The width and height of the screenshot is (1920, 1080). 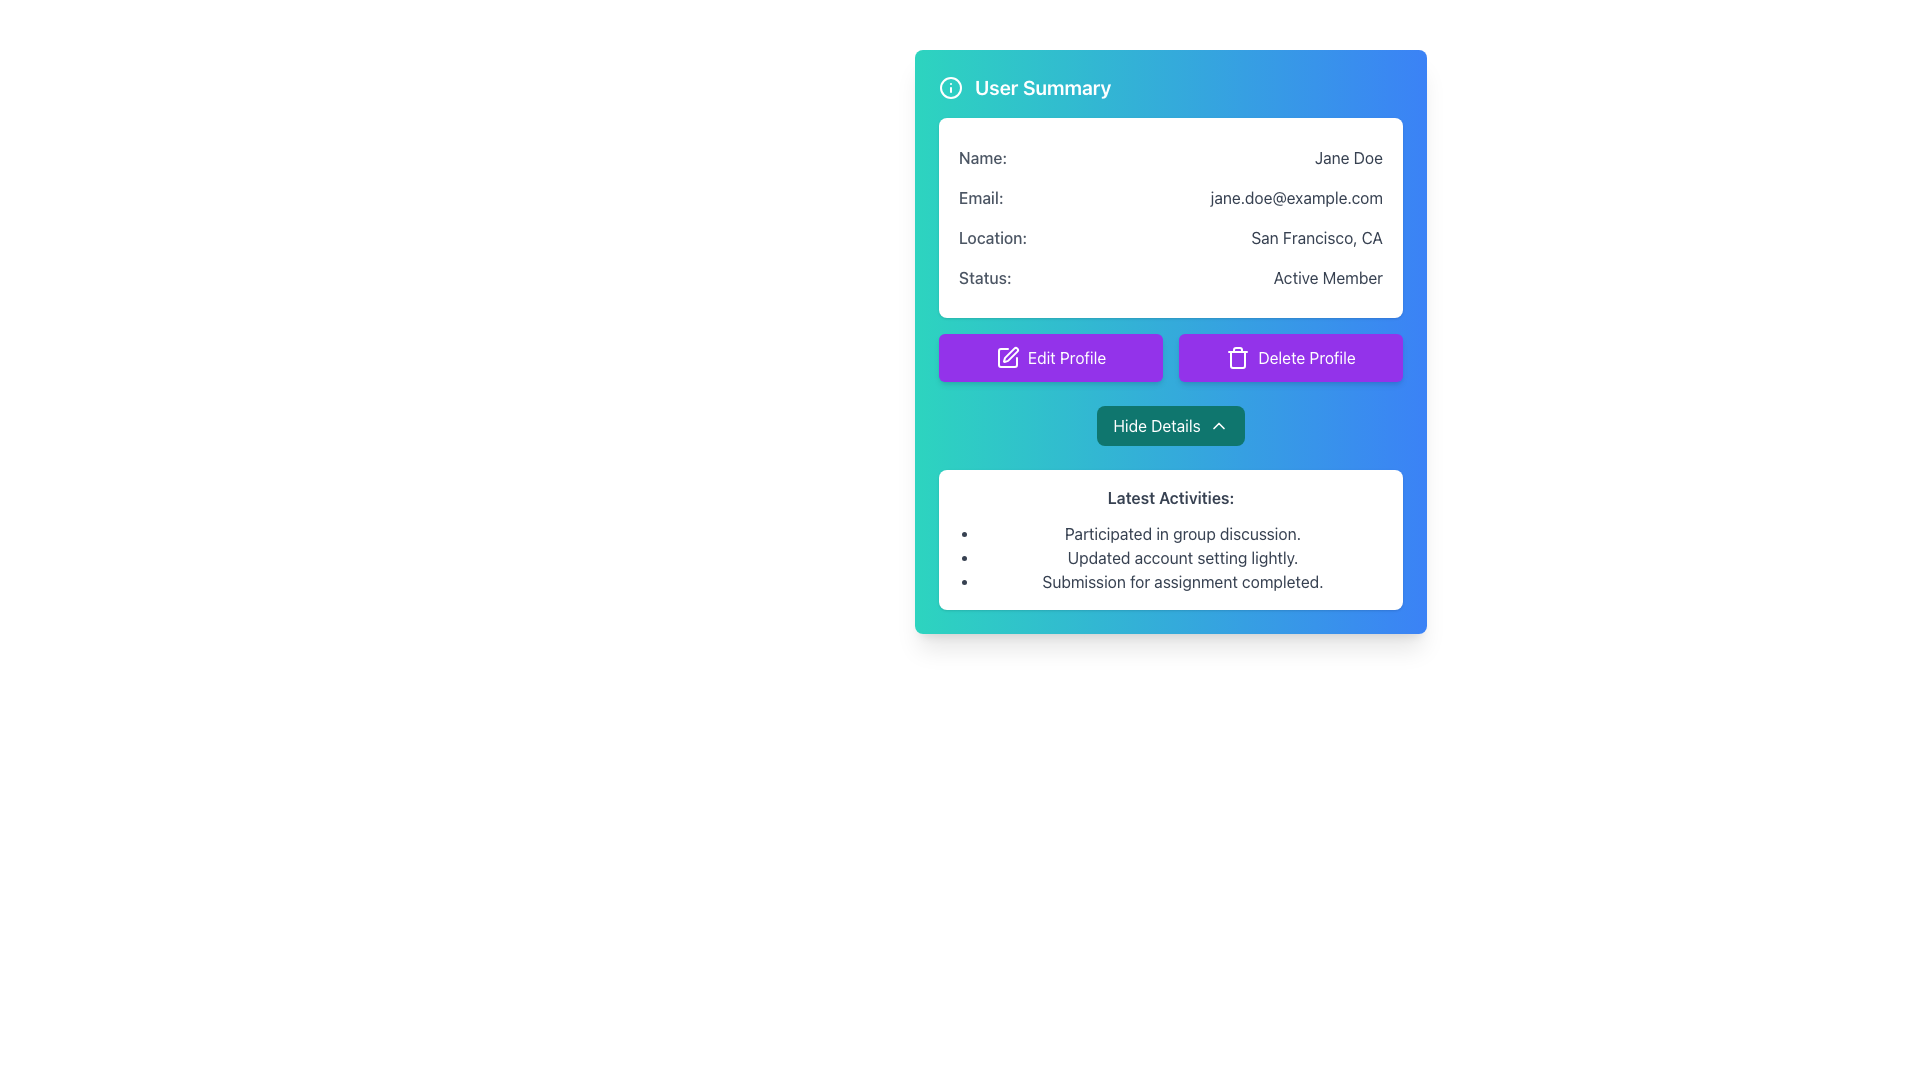 What do you see at coordinates (1042, 87) in the screenshot?
I see `the 'User Summary' text label, which is displayed in a bold and large font against a gradient blue background in the top-left section of the user information card interface` at bounding box center [1042, 87].